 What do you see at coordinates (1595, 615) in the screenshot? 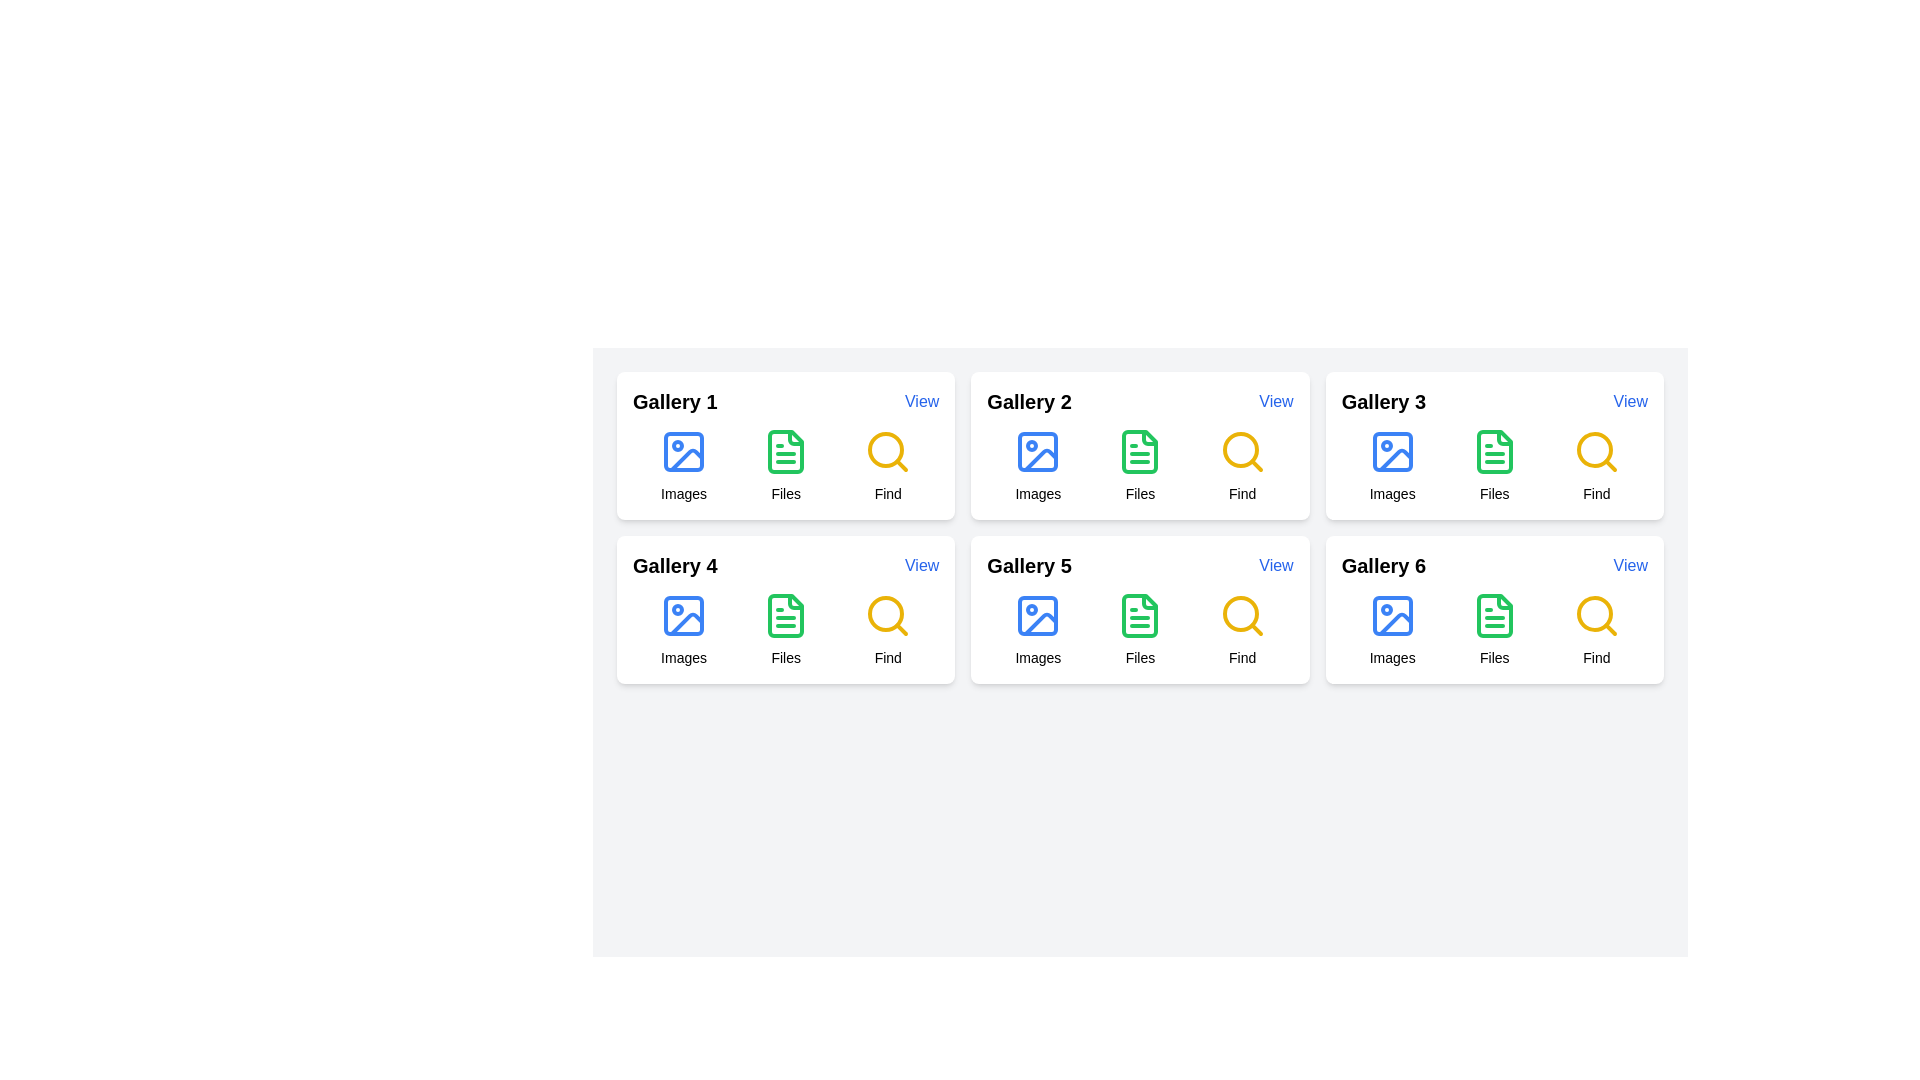
I see `the yellow magnifying glass icon in the 'Find' section of the sixth gallery box to initiate the search function` at bounding box center [1595, 615].